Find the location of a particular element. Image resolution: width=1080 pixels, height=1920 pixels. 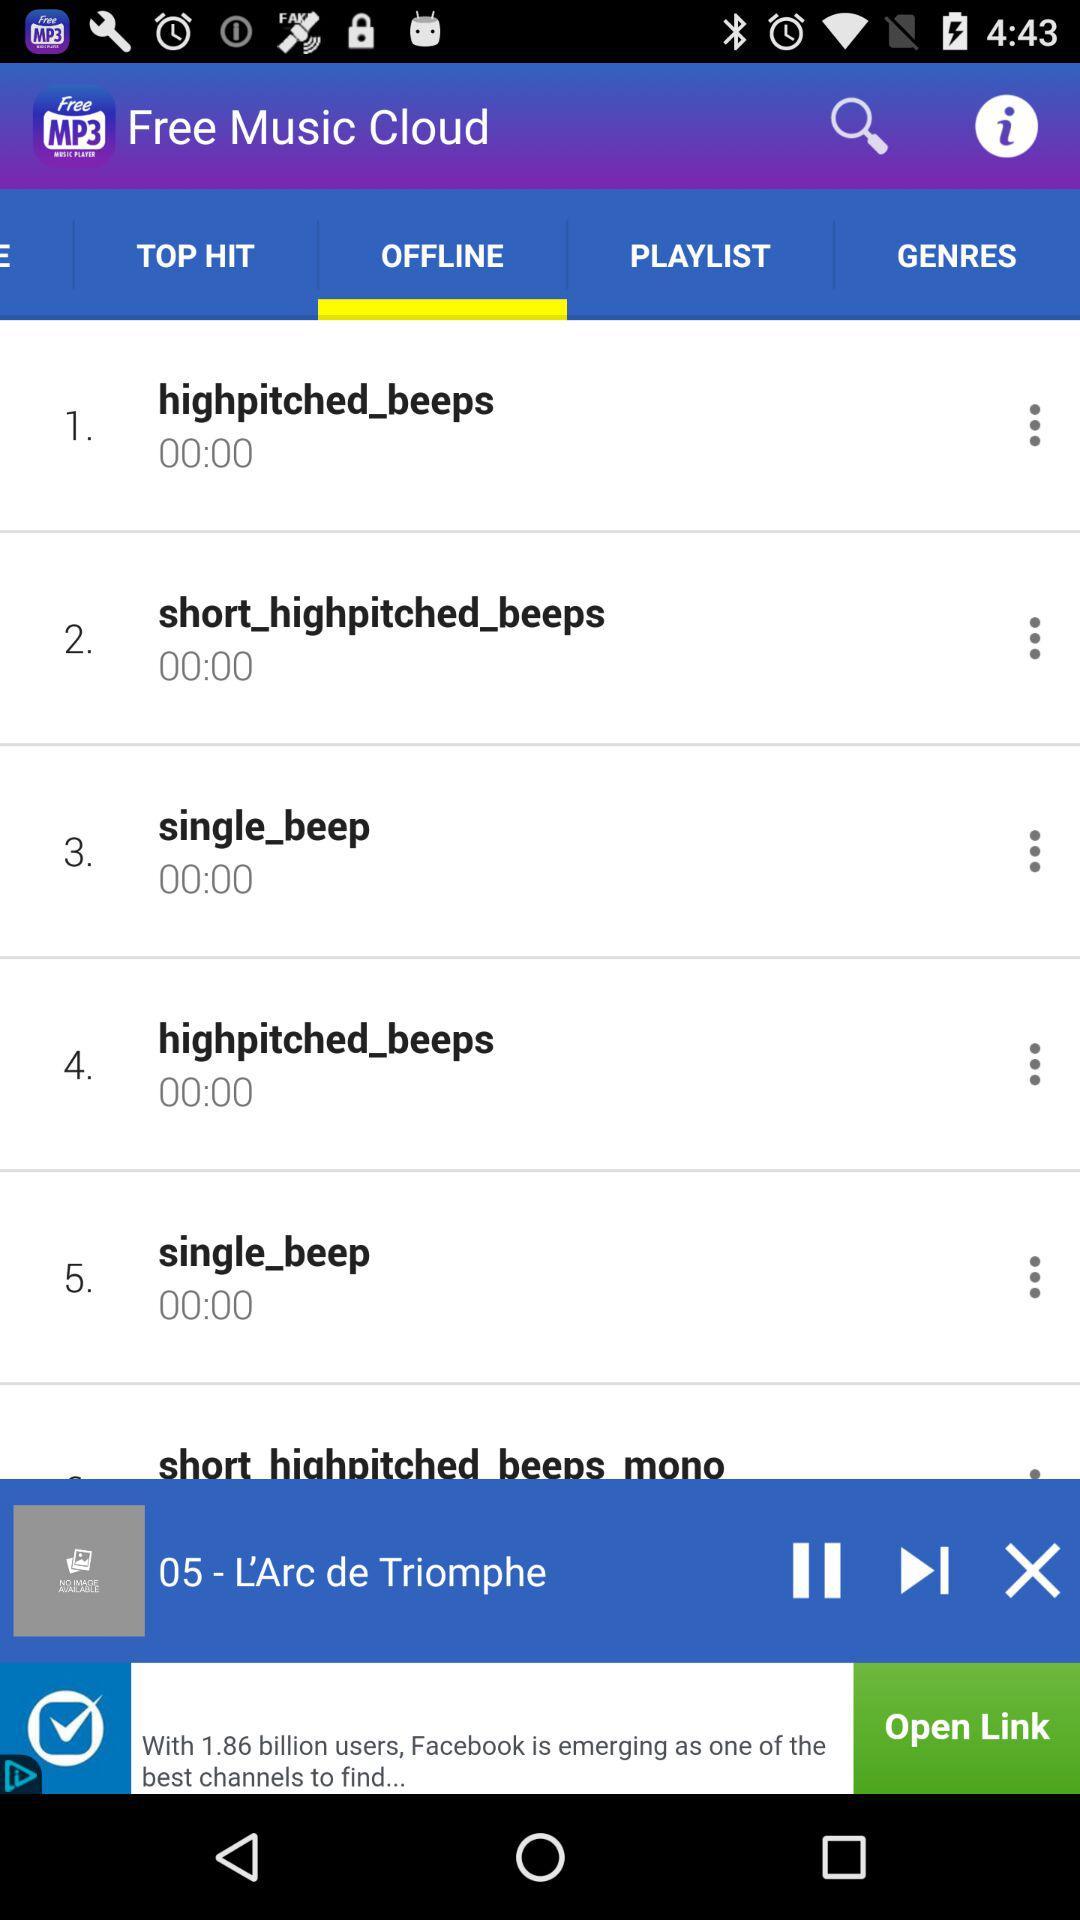

options songs menu button is located at coordinates (1034, 424).